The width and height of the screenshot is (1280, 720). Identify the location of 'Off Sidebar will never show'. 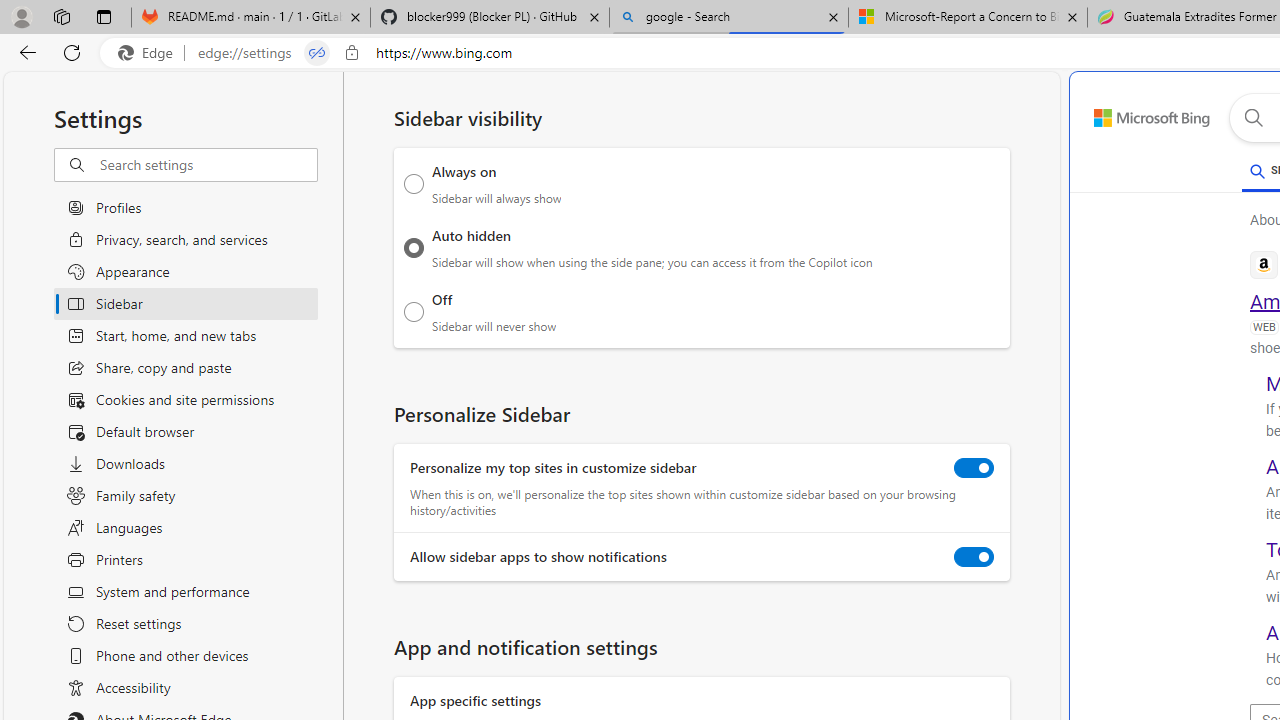
(413, 311).